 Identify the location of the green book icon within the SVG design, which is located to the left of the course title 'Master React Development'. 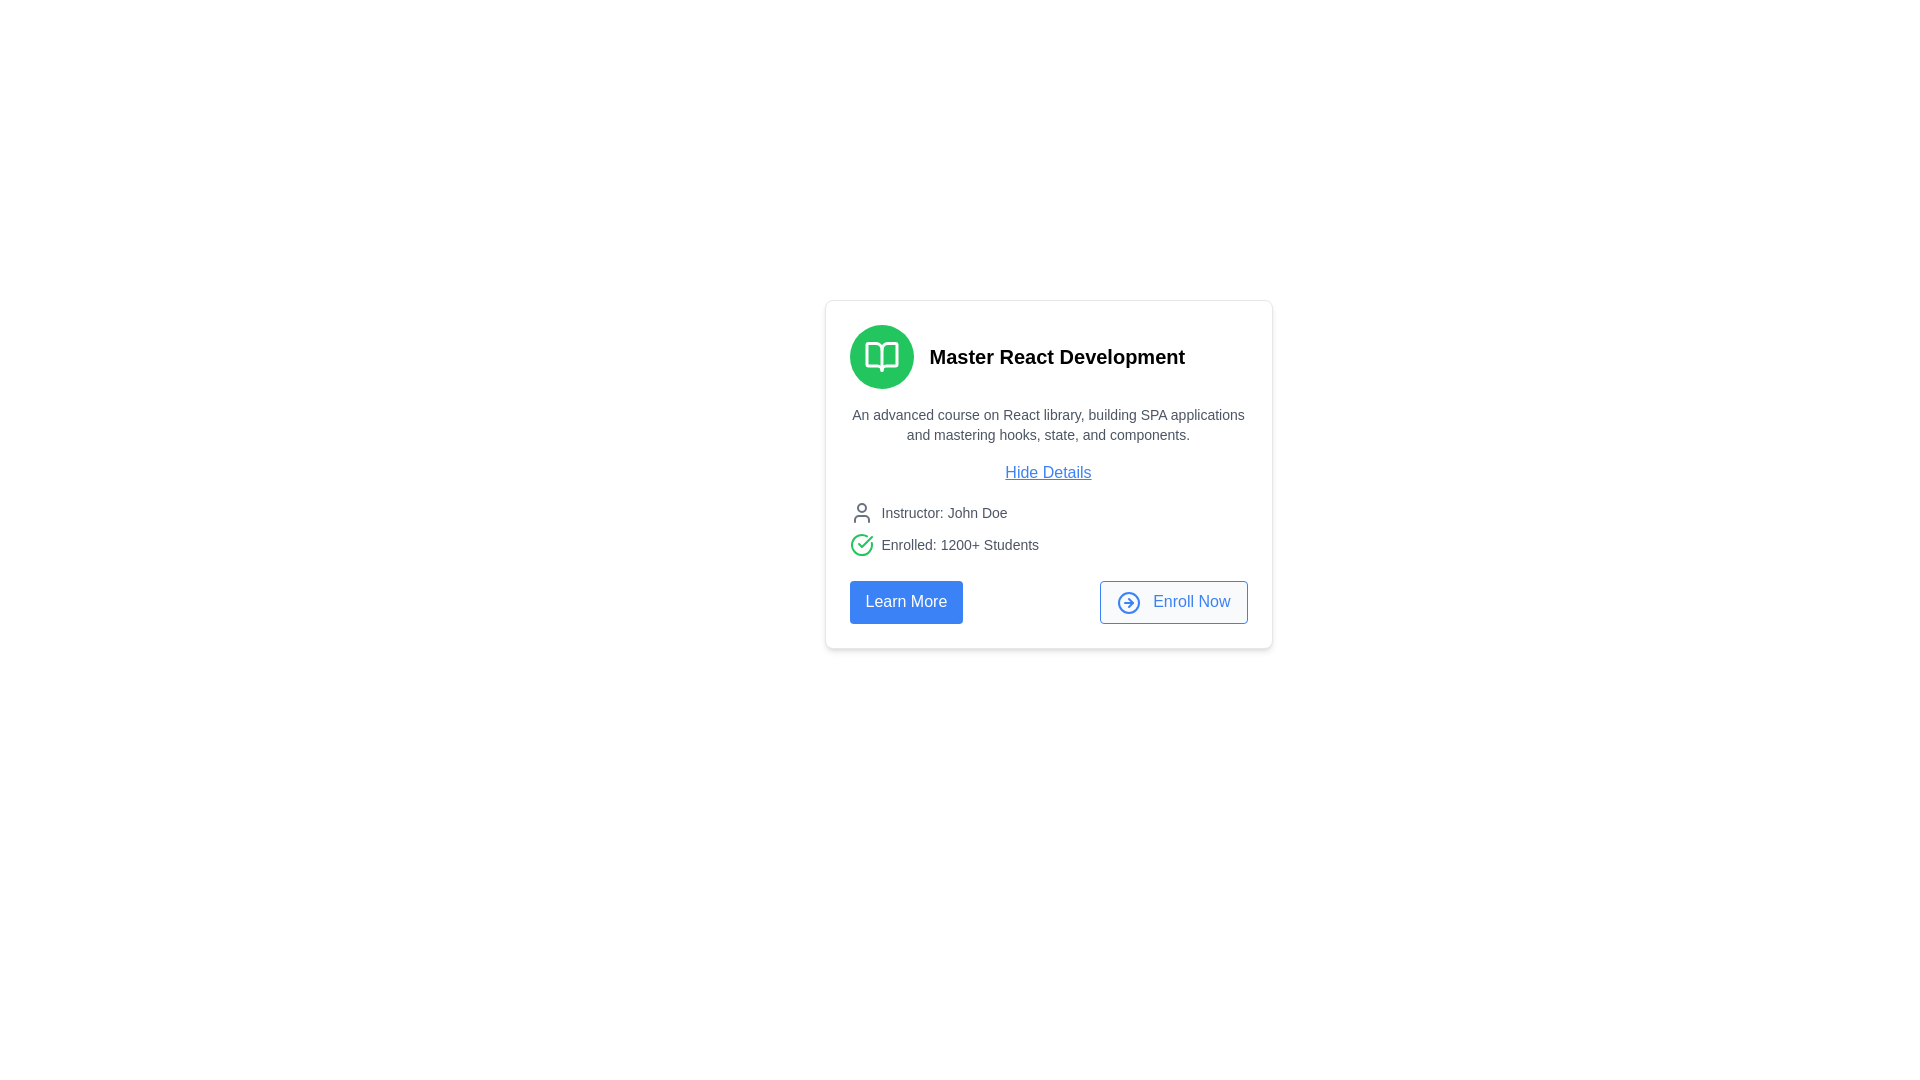
(880, 356).